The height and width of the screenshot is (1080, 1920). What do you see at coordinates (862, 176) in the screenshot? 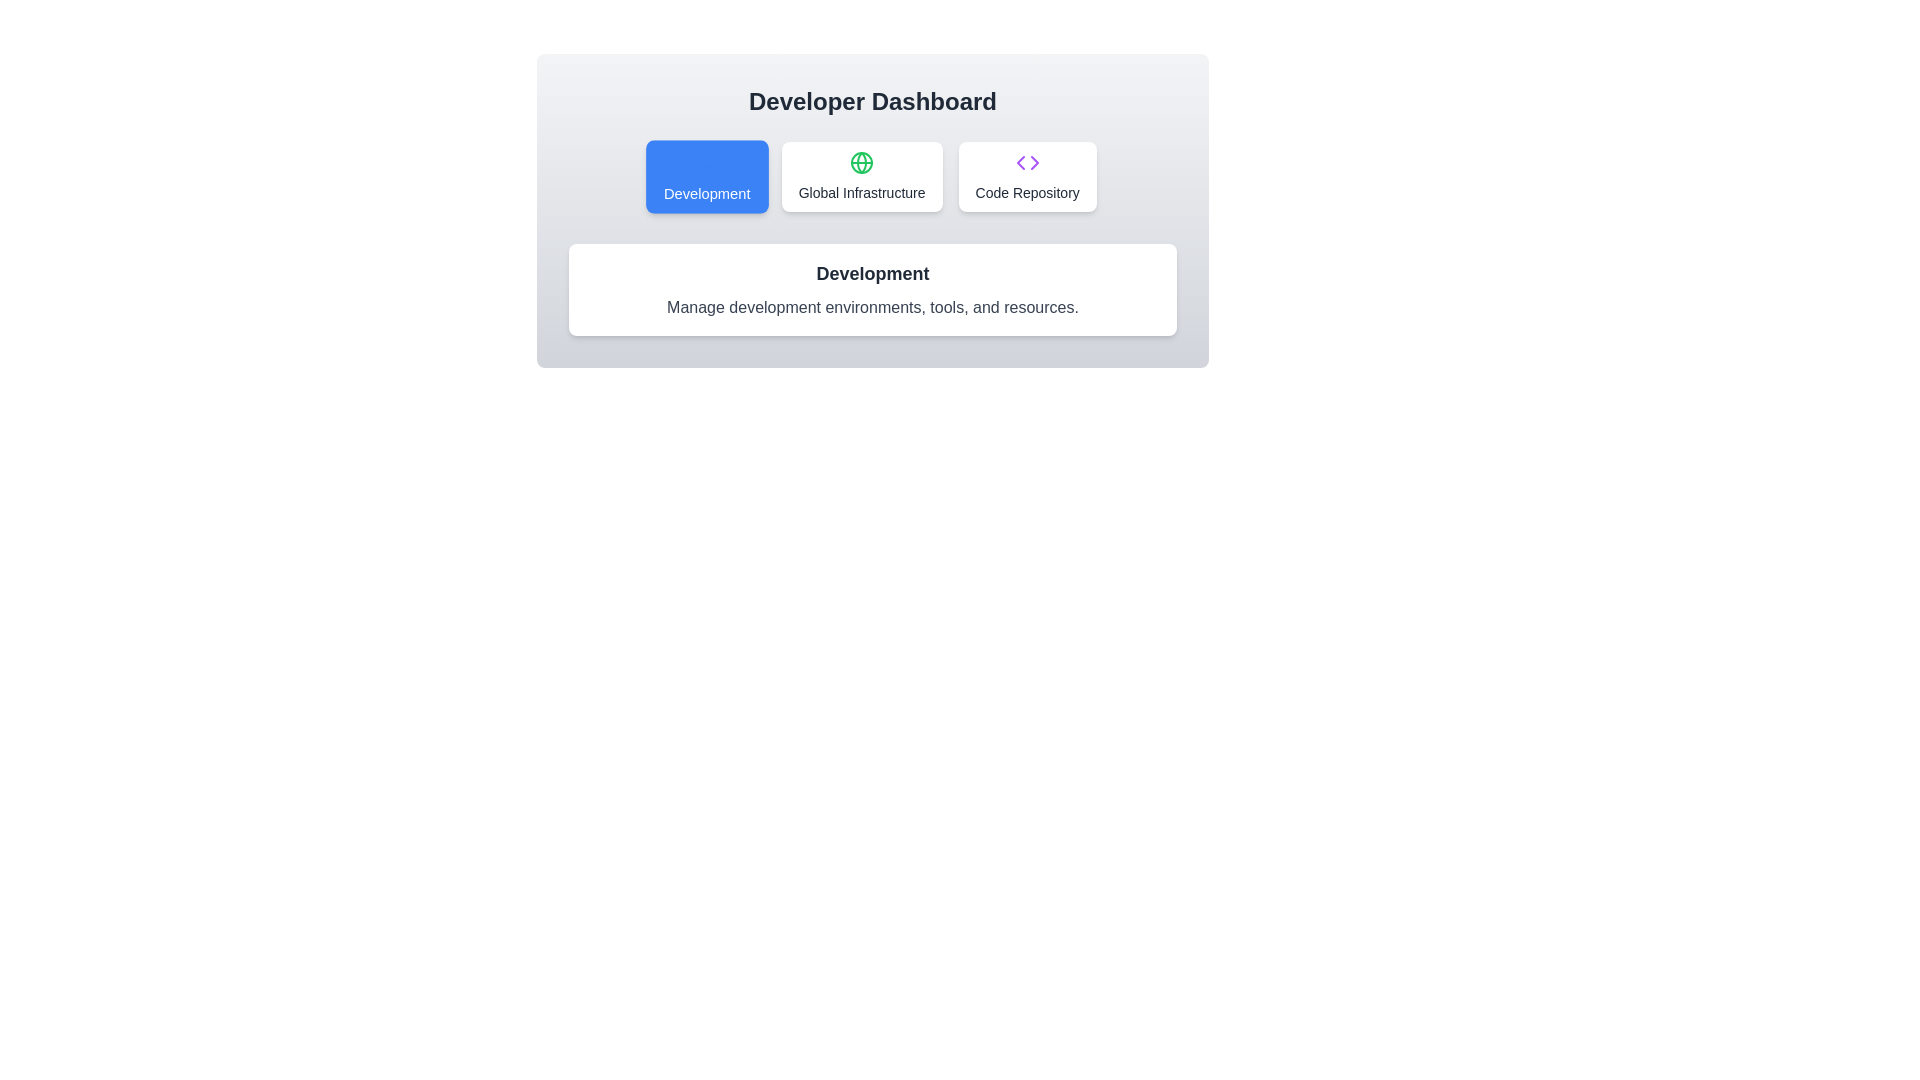
I see `the tab labeled Global Infrastructure to view its icon and content` at bounding box center [862, 176].